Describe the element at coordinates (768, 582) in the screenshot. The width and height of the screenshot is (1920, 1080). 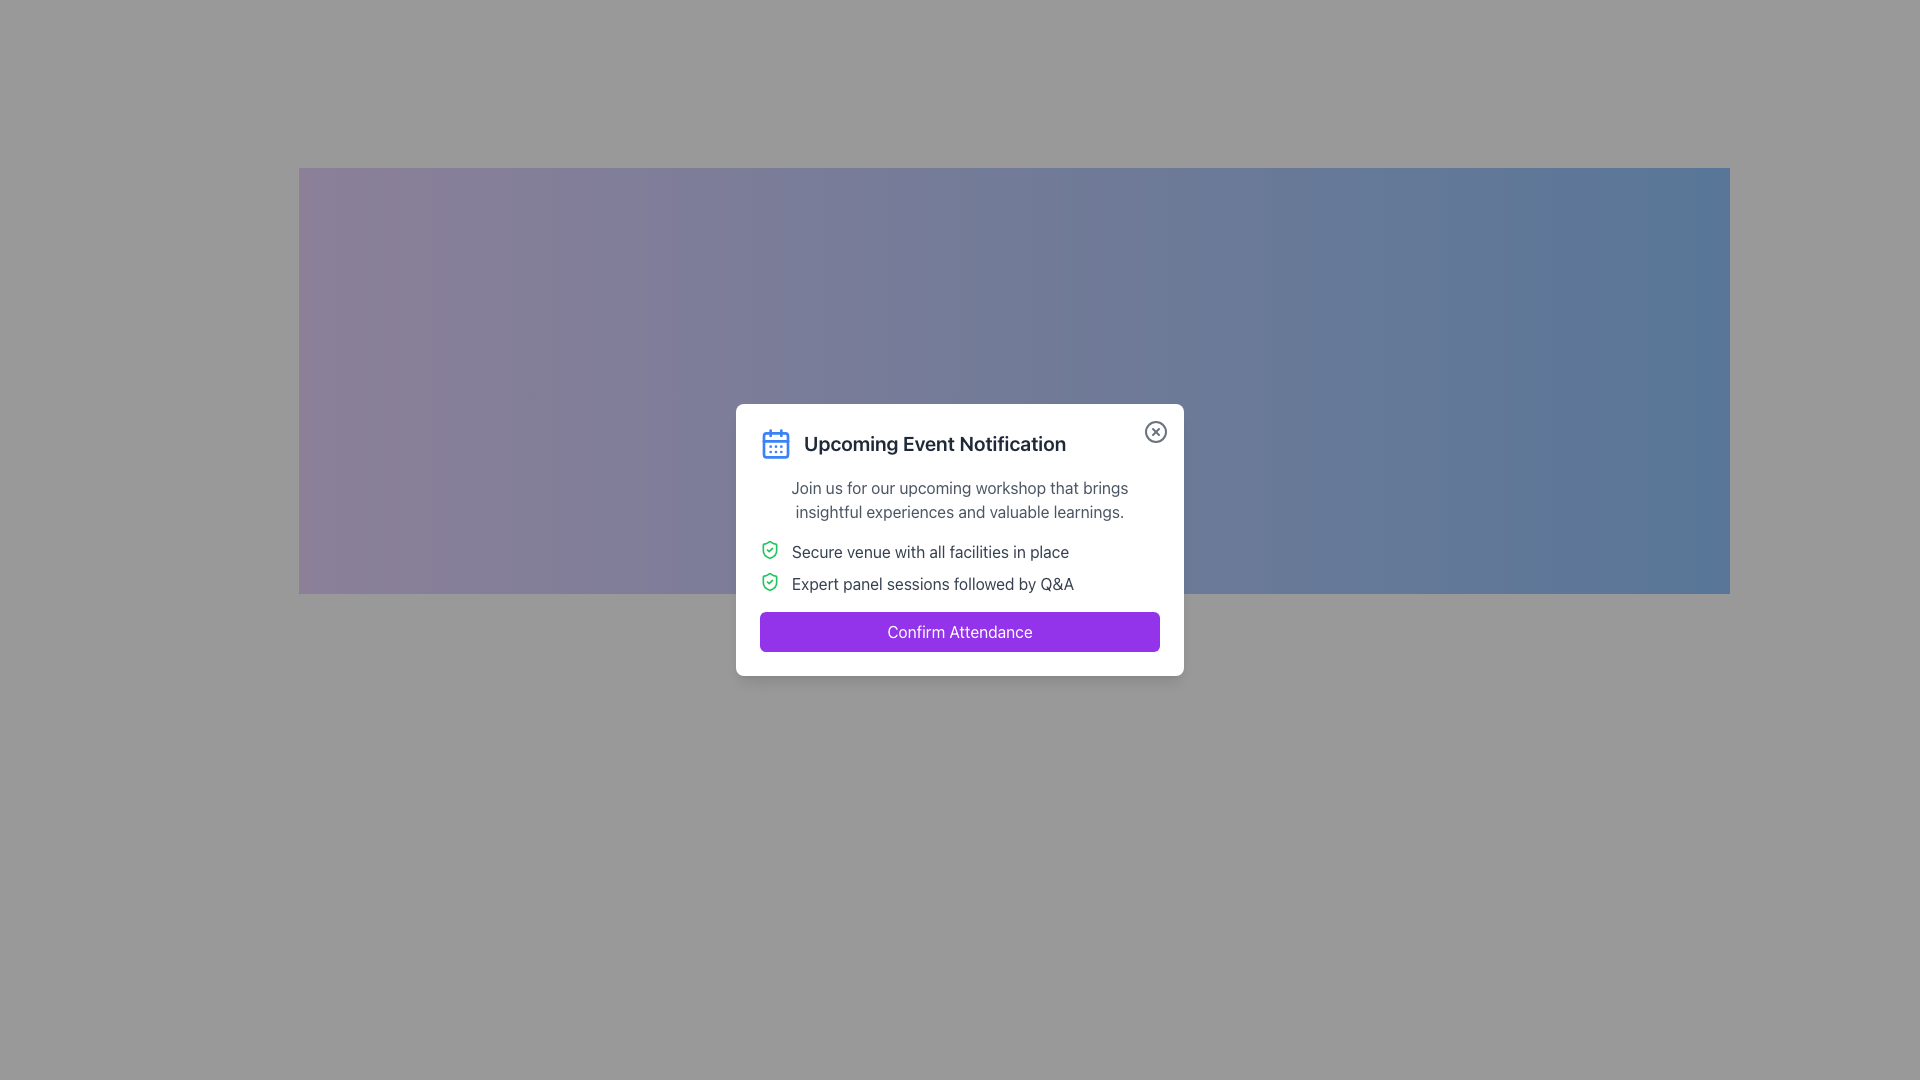
I see `the shield icon located to the left of the text 'Expert panel sessions followed by Q&A' in the modal, which serves as a visual indicator of security or confirmation` at that location.